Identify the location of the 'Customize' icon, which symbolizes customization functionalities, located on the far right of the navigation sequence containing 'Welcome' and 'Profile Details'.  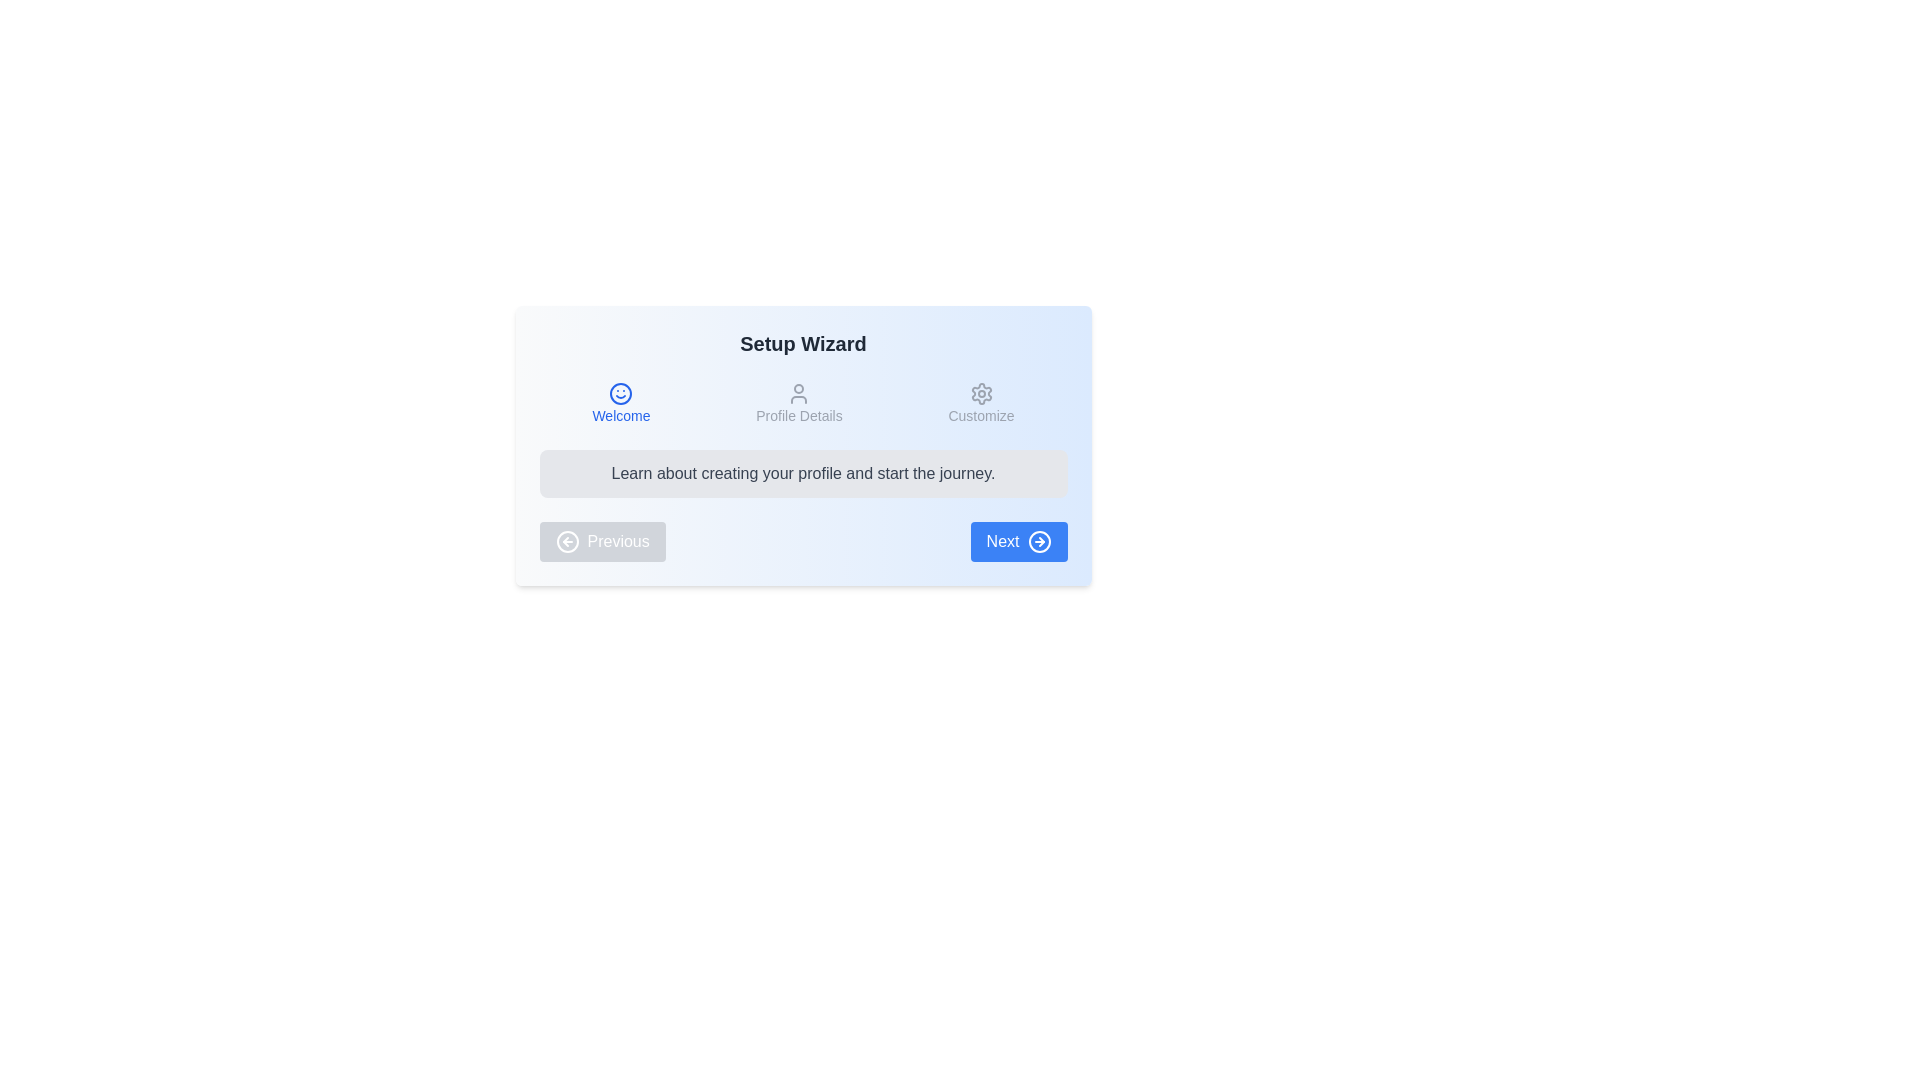
(981, 393).